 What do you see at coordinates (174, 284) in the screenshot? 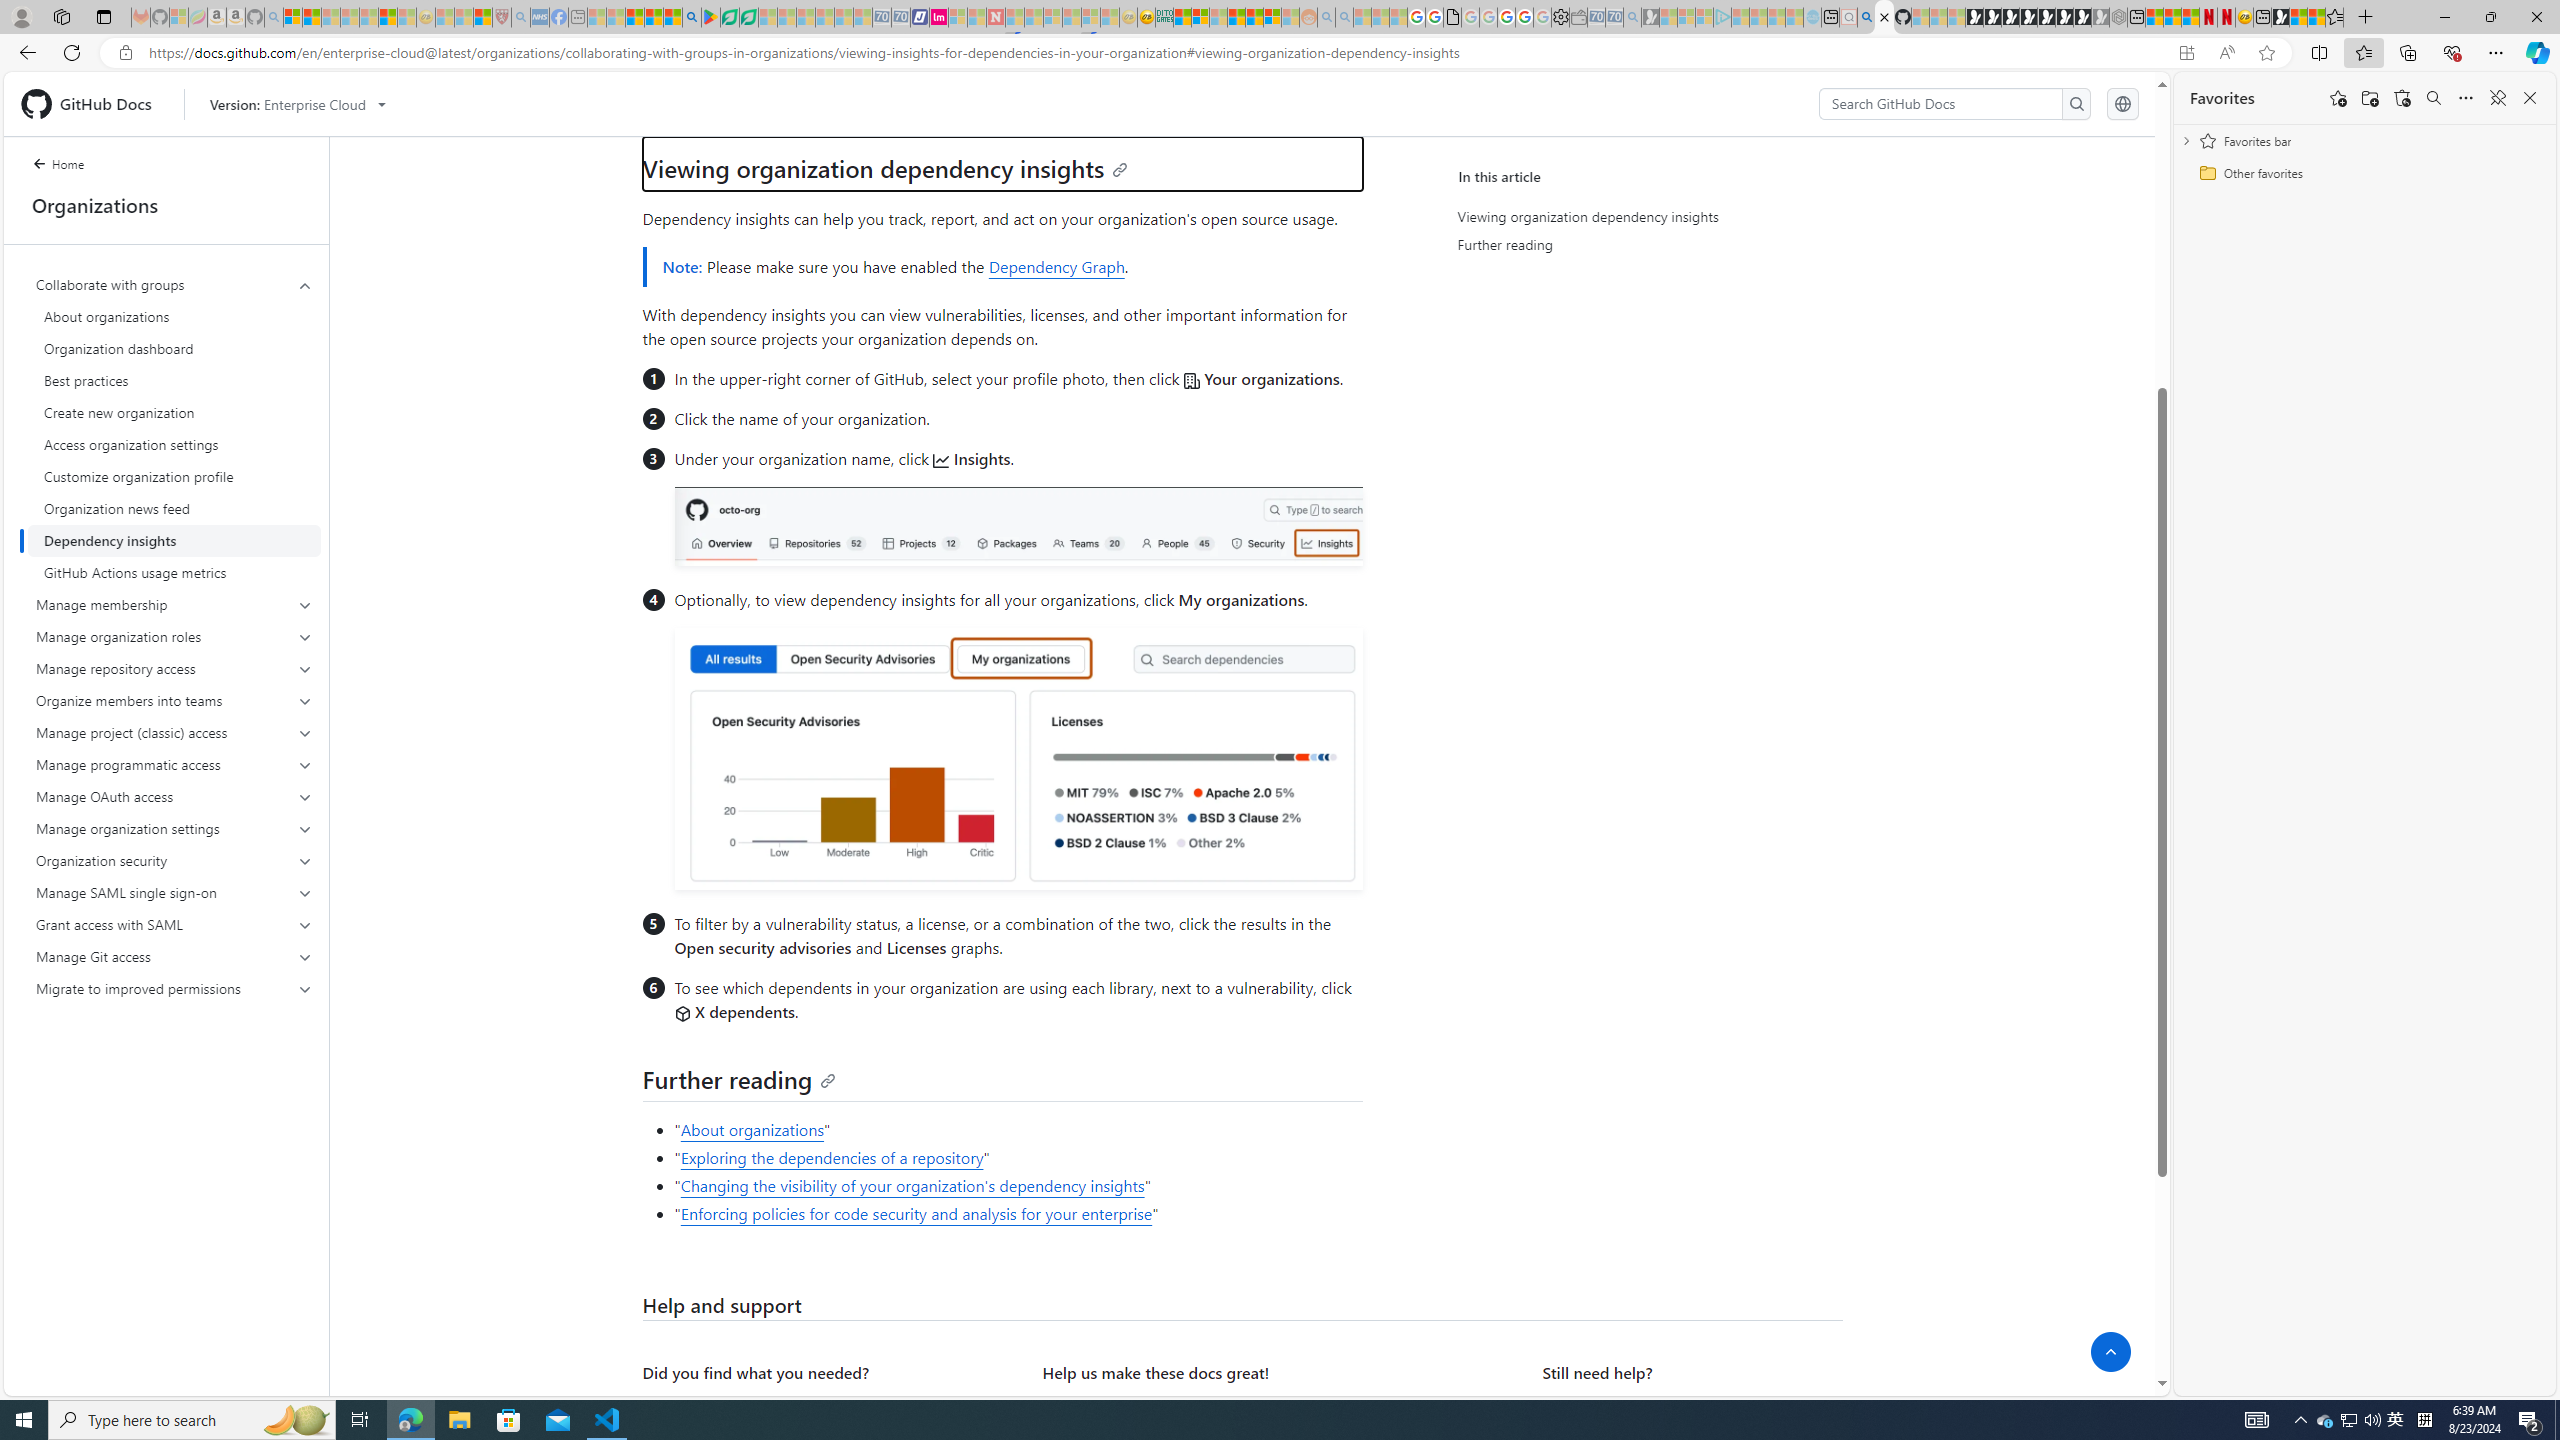
I see `'Collaborate with groups'` at bounding box center [174, 284].